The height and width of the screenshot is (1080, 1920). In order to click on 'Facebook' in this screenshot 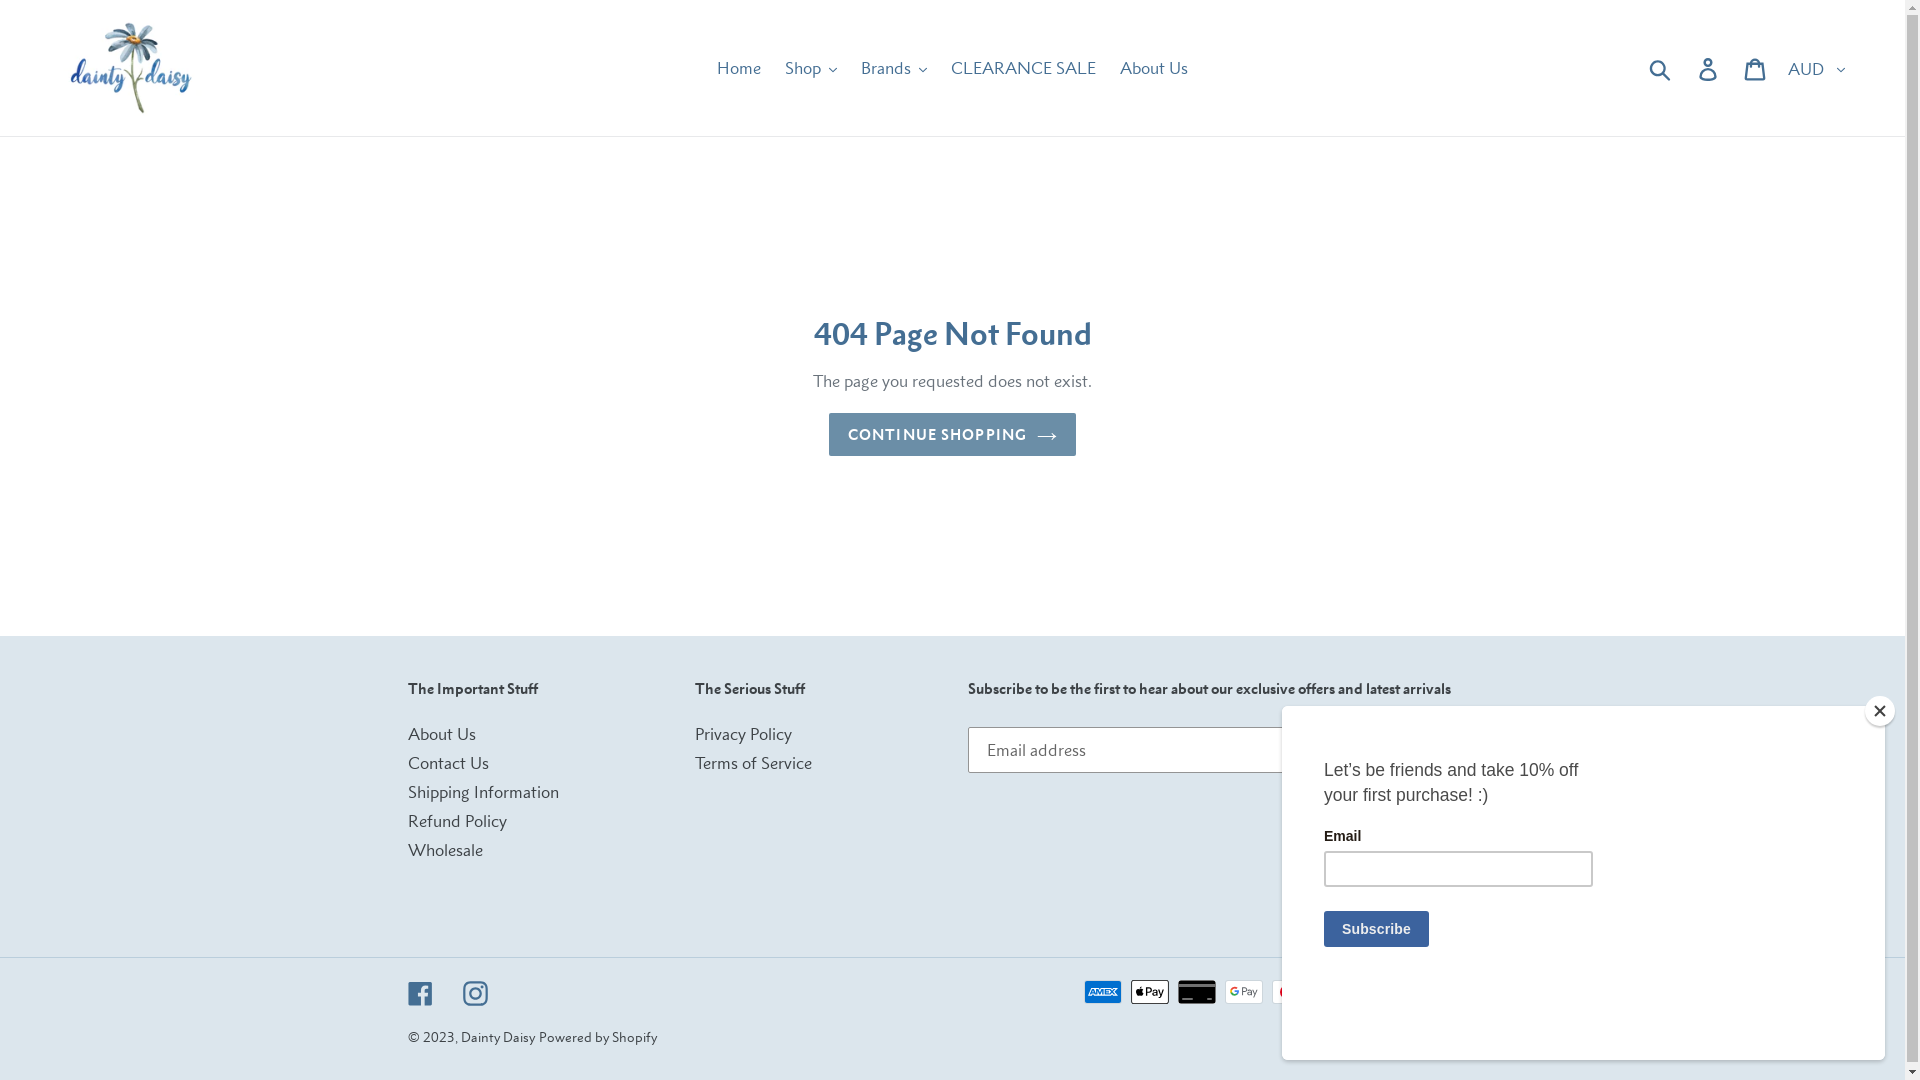, I will do `click(419, 992)`.